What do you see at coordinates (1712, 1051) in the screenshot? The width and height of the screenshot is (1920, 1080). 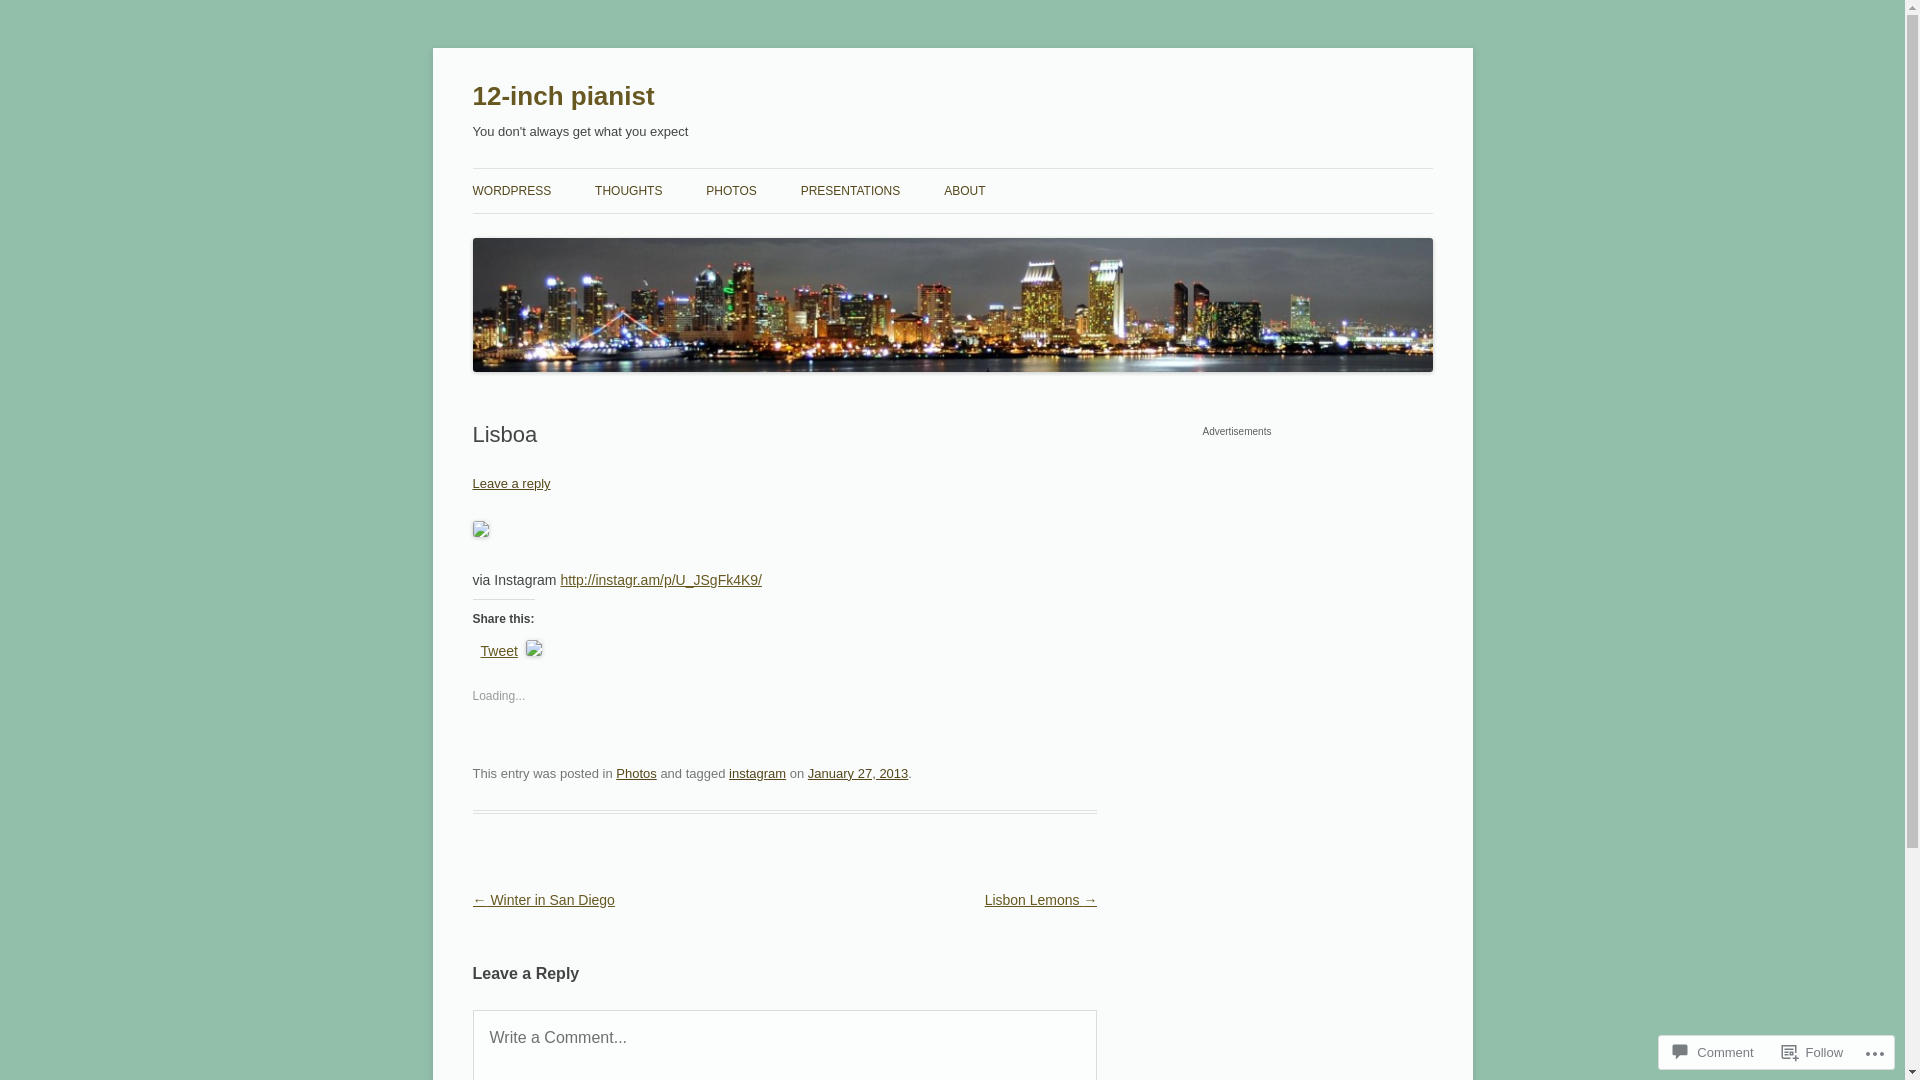 I see `'Comment'` at bounding box center [1712, 1051].